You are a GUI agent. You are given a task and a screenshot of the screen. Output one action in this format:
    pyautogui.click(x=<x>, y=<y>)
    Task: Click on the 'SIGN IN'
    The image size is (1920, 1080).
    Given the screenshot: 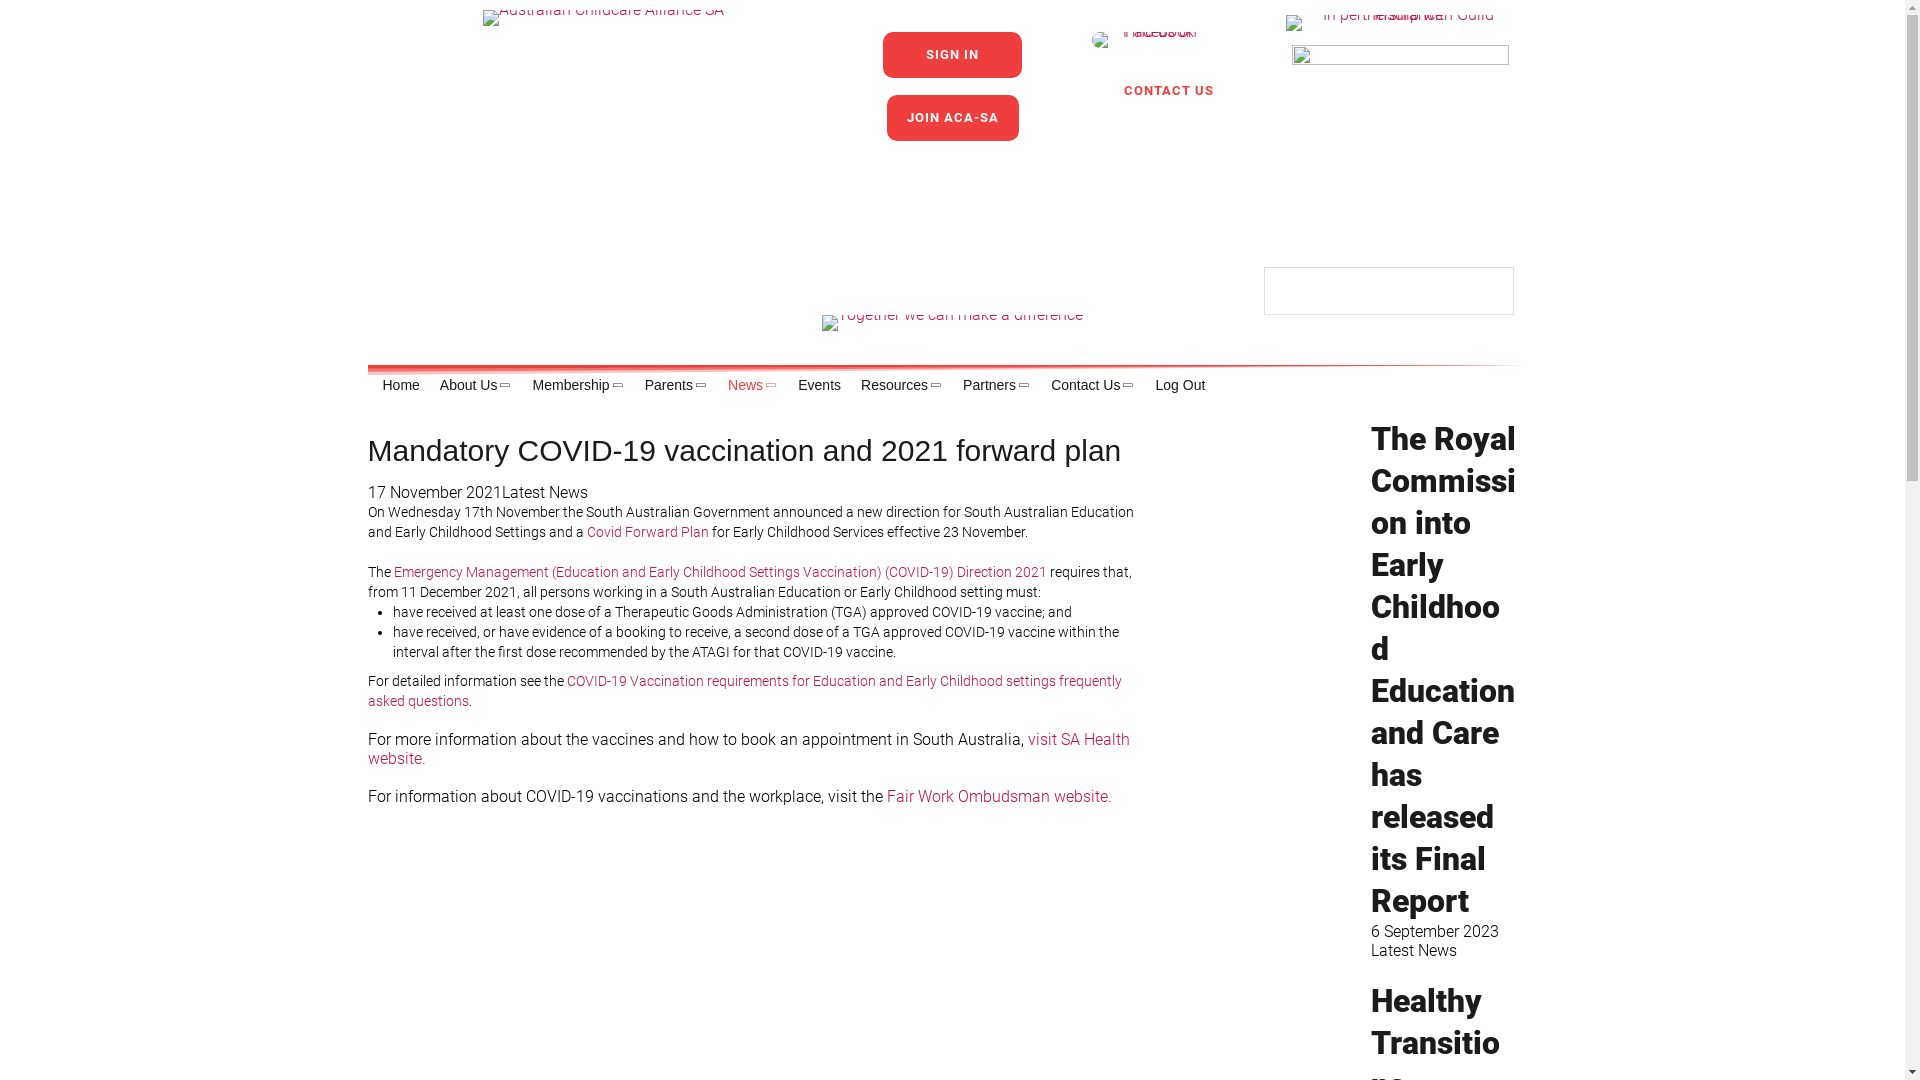 What is the action you would take?
    pyautogui.click(x=951, y=53)
    